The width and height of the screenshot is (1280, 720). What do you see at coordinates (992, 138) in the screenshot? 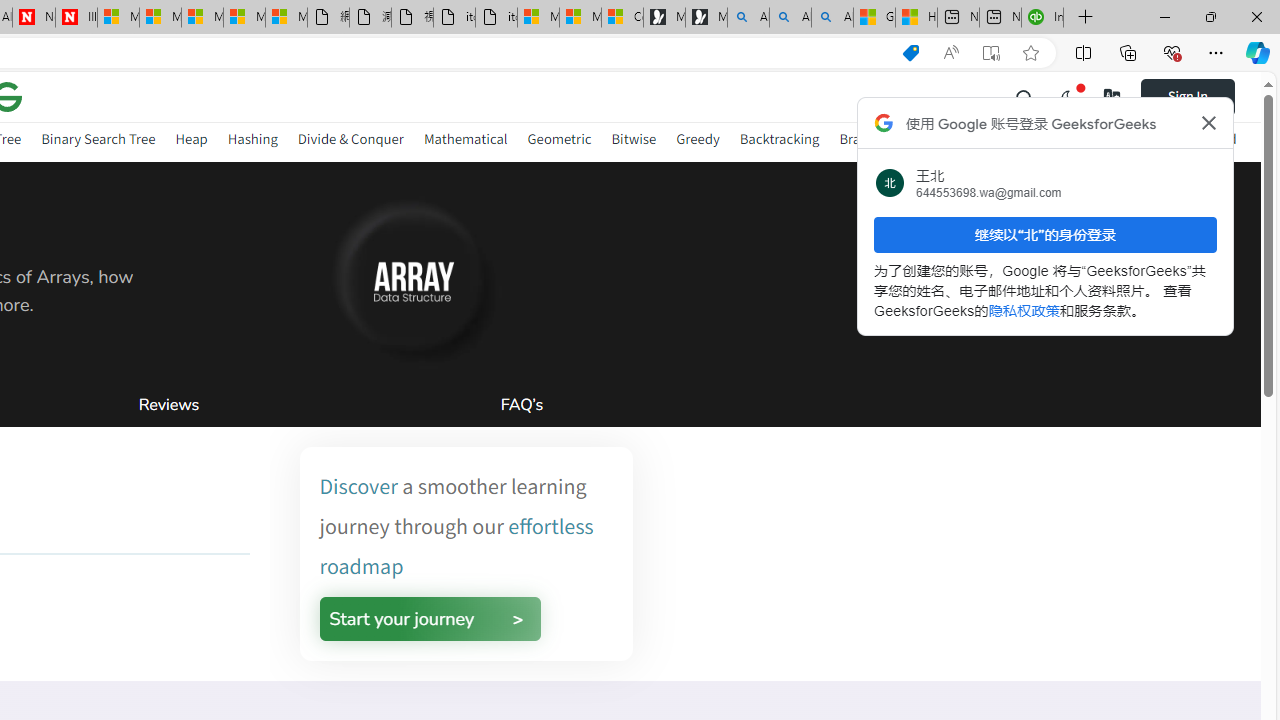
I see `'Matrix'` at bounding box center [992, 138].